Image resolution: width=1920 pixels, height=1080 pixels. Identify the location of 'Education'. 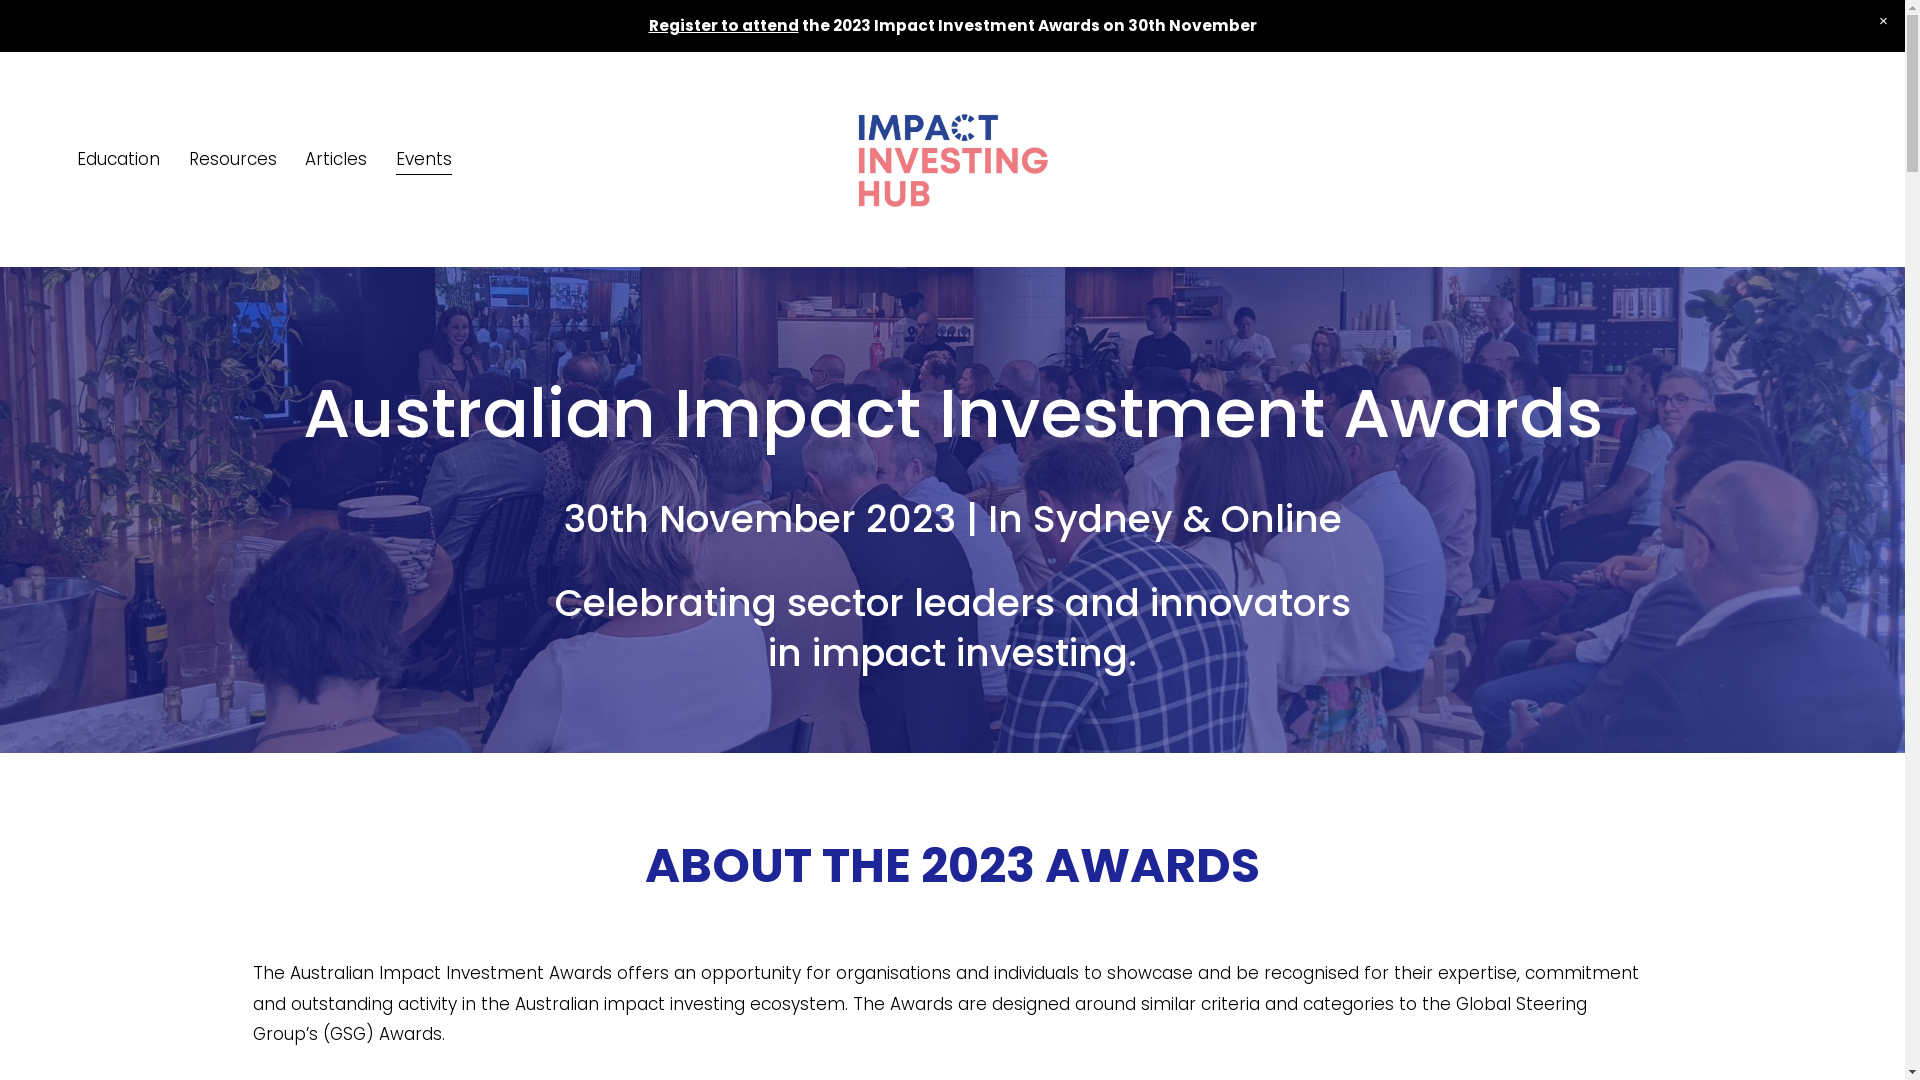
(117, 158).